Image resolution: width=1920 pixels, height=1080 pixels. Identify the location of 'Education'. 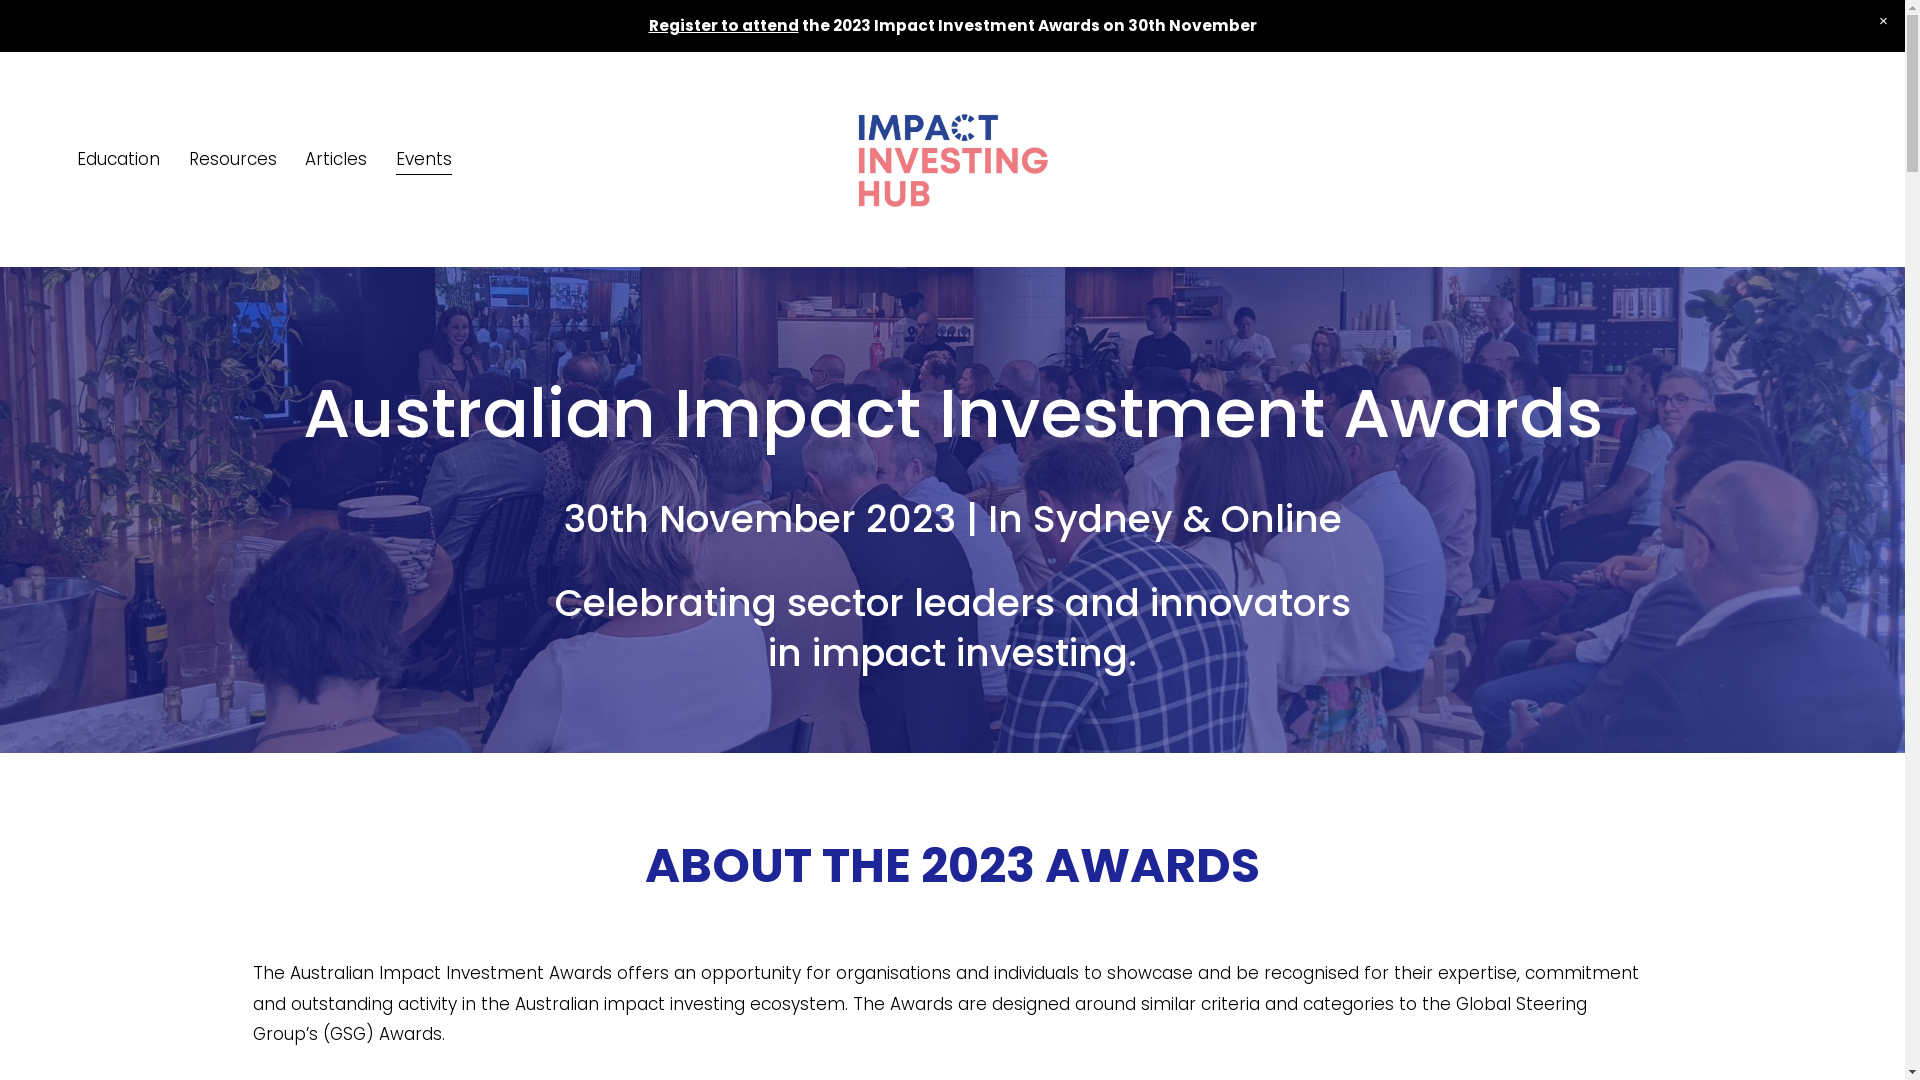
(117, 158).